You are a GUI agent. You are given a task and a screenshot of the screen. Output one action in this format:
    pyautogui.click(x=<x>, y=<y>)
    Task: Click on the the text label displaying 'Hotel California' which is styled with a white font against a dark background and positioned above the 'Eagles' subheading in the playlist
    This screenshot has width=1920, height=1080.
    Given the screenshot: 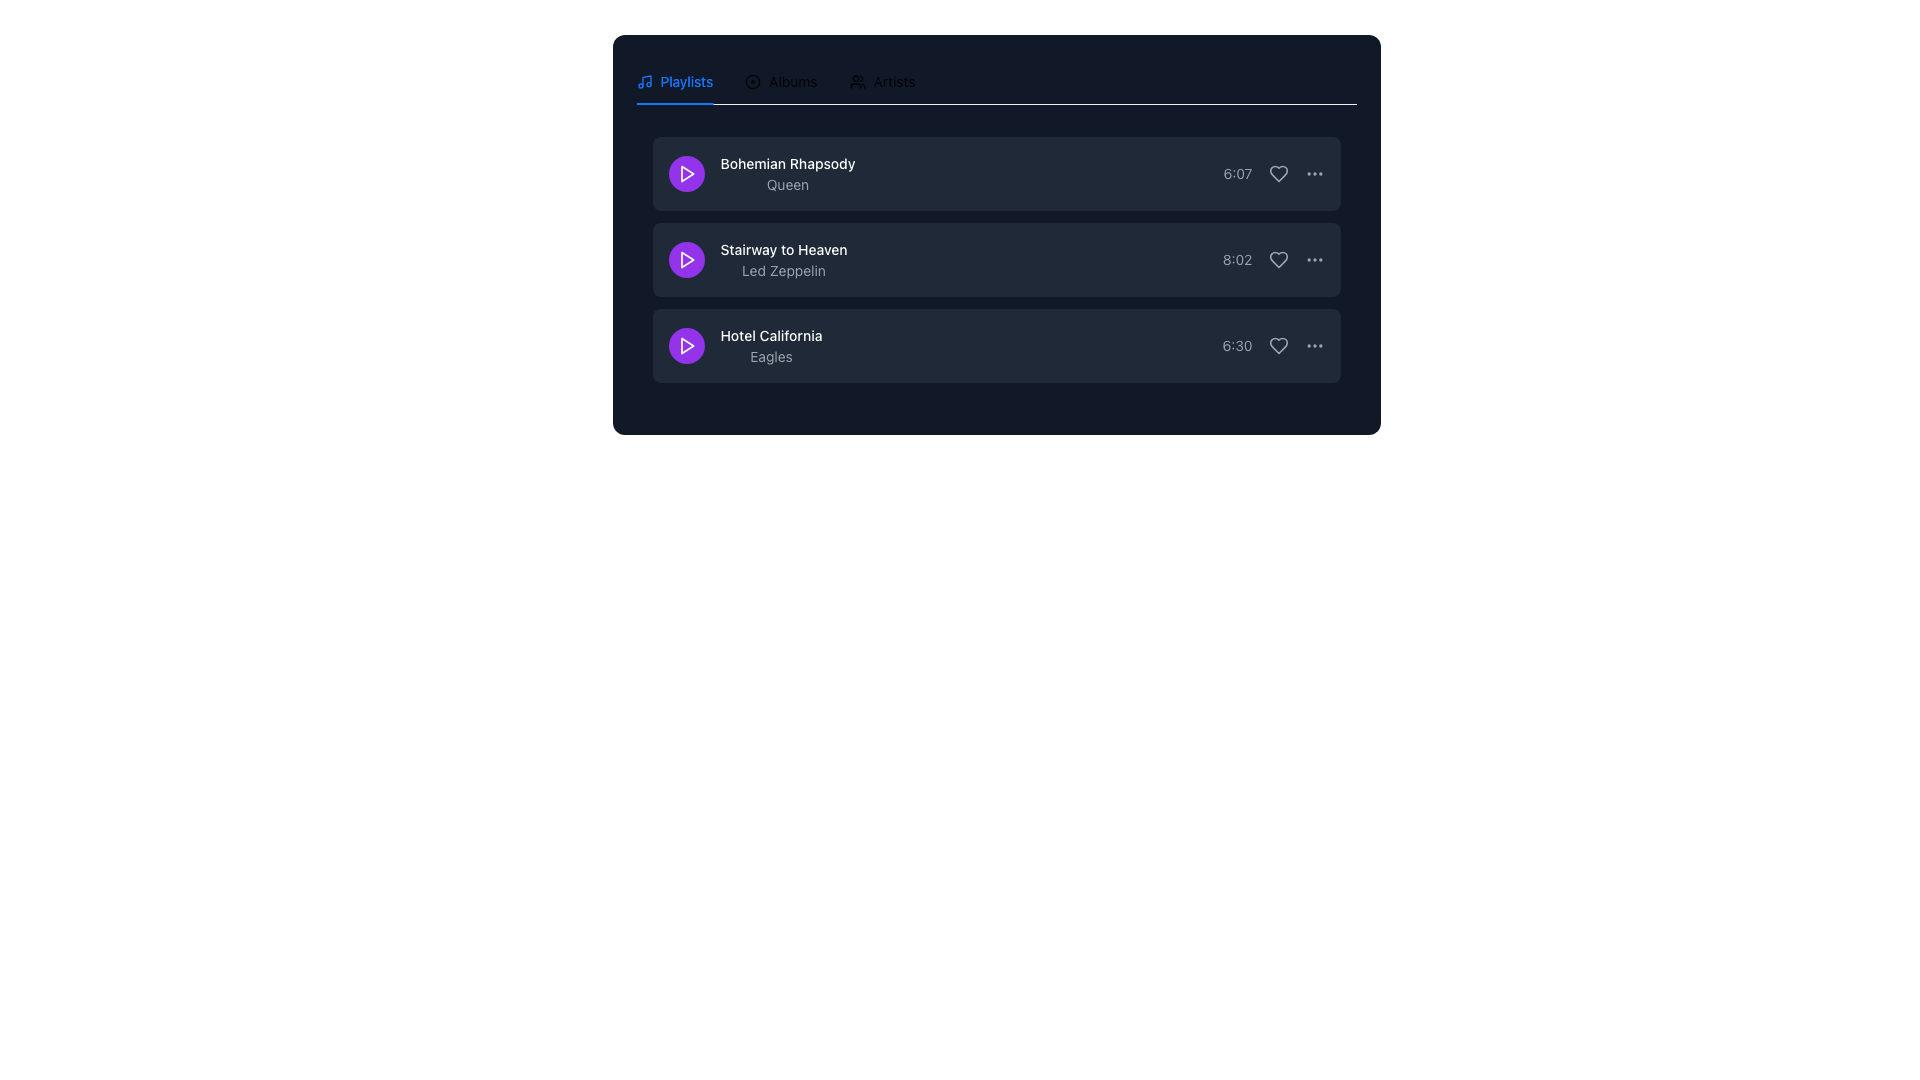 What is the action you would take?
    pyautogui.click(x=770, y=334)
    